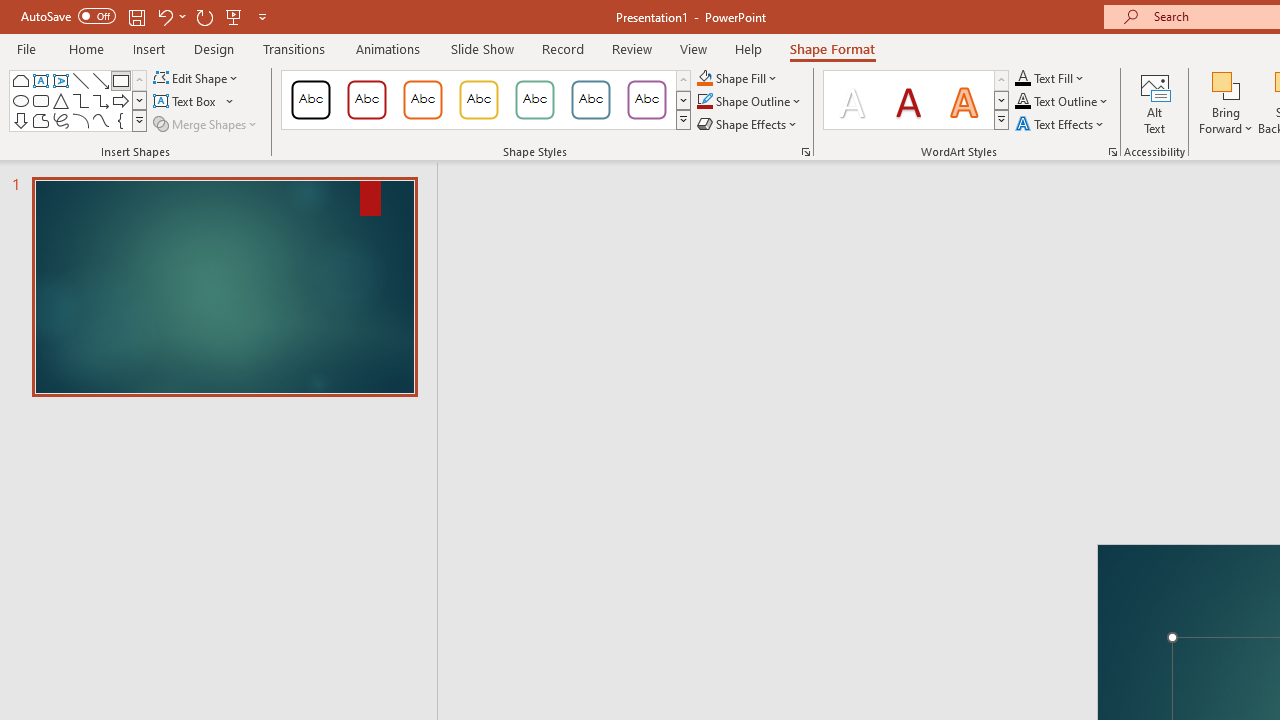 Image resolution: width=1280 pixels, height=720 pixels. What do you see at coordinates (1023, 77) in the screenshot?
I see `'Text Fill RGB(0, 0, 0)'` at bounding box center [1023, 77].